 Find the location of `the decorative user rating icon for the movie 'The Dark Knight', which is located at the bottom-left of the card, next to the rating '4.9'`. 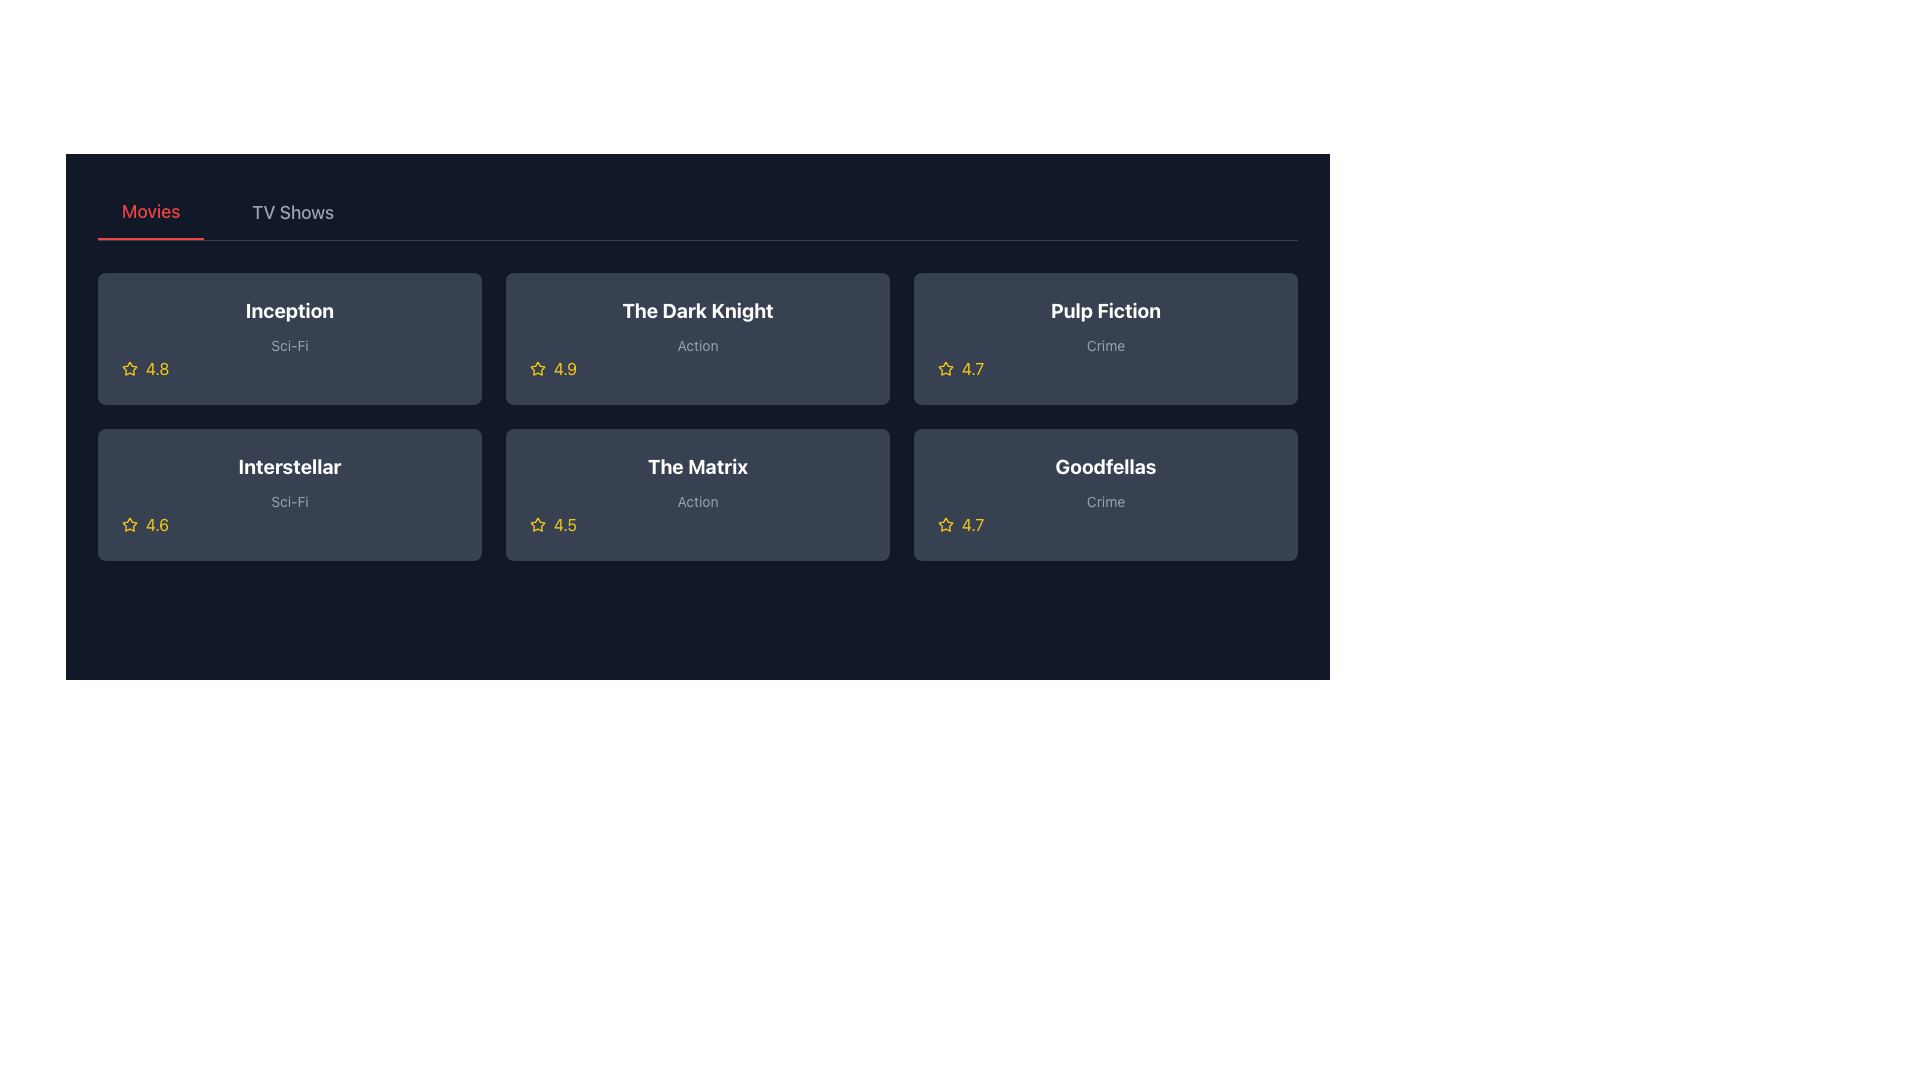

the decorative user rating icon for the movie 'The Dark Knight', which is located at the bottom-left of the card, next to the rating '4.9' is located at coordinates (537, 368).